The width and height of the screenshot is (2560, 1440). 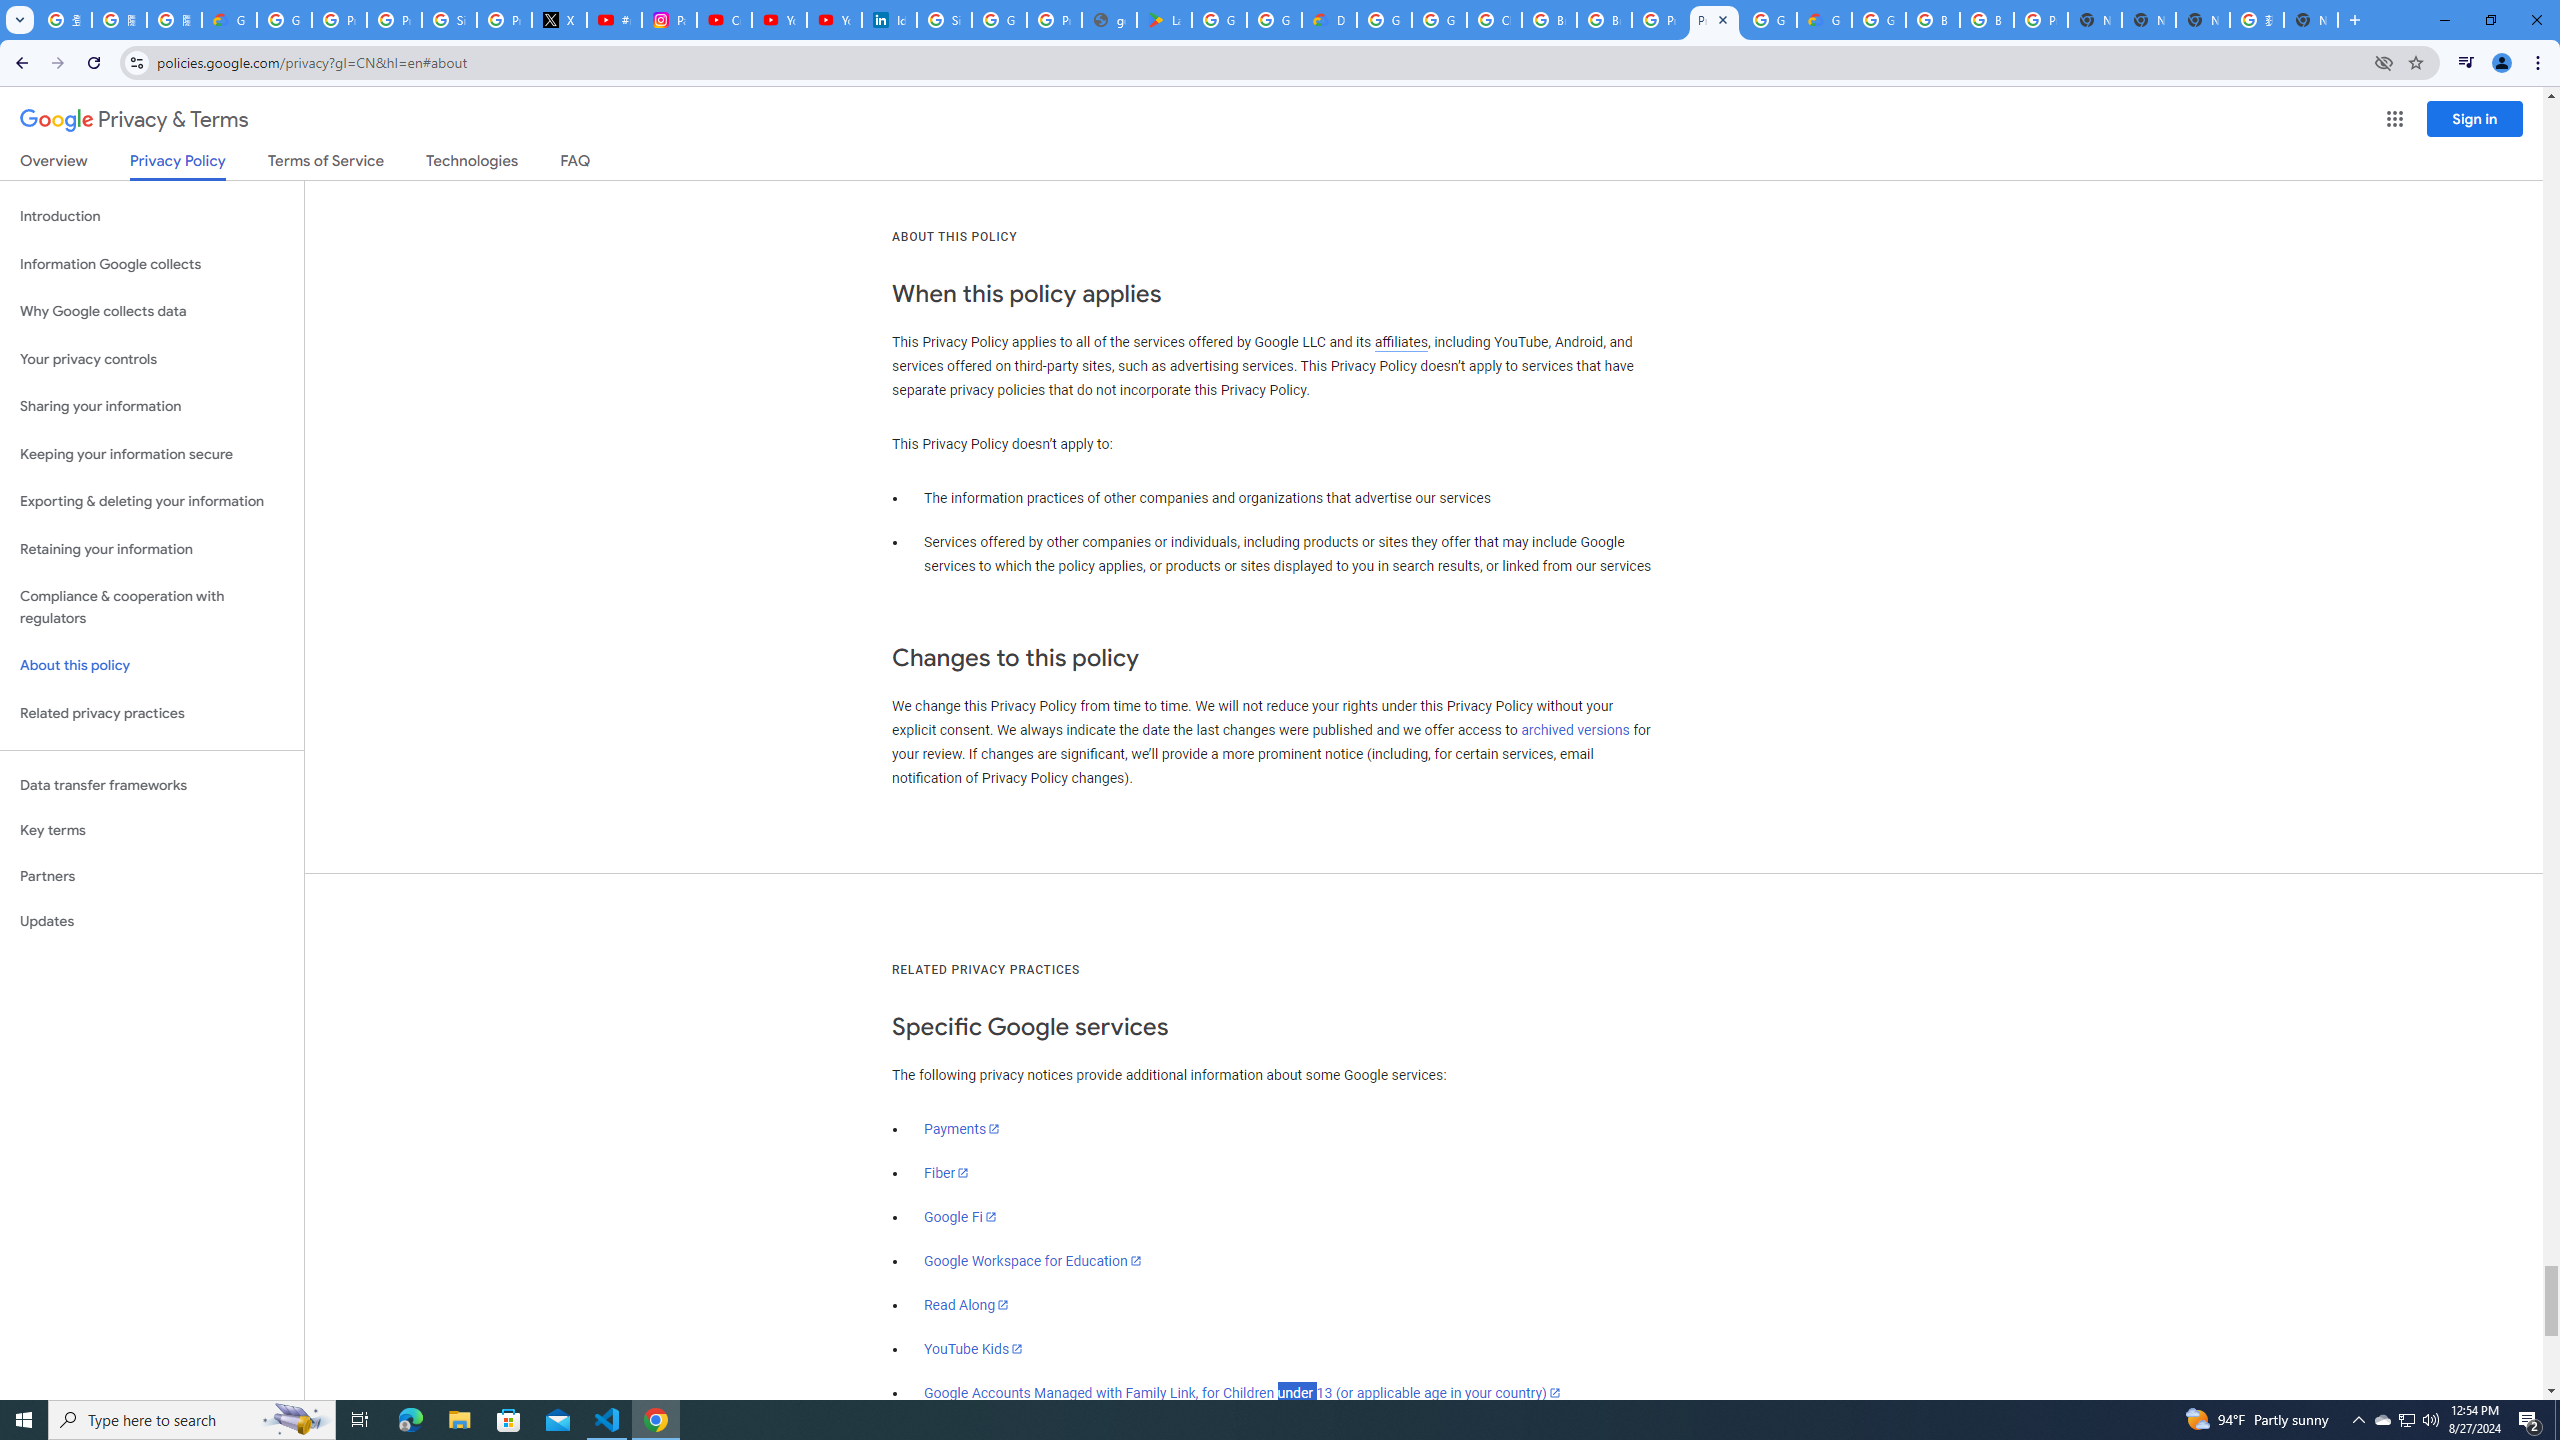 I want to click on 'Google Cloud Estimate Summary', so click(x=1823, y=19).